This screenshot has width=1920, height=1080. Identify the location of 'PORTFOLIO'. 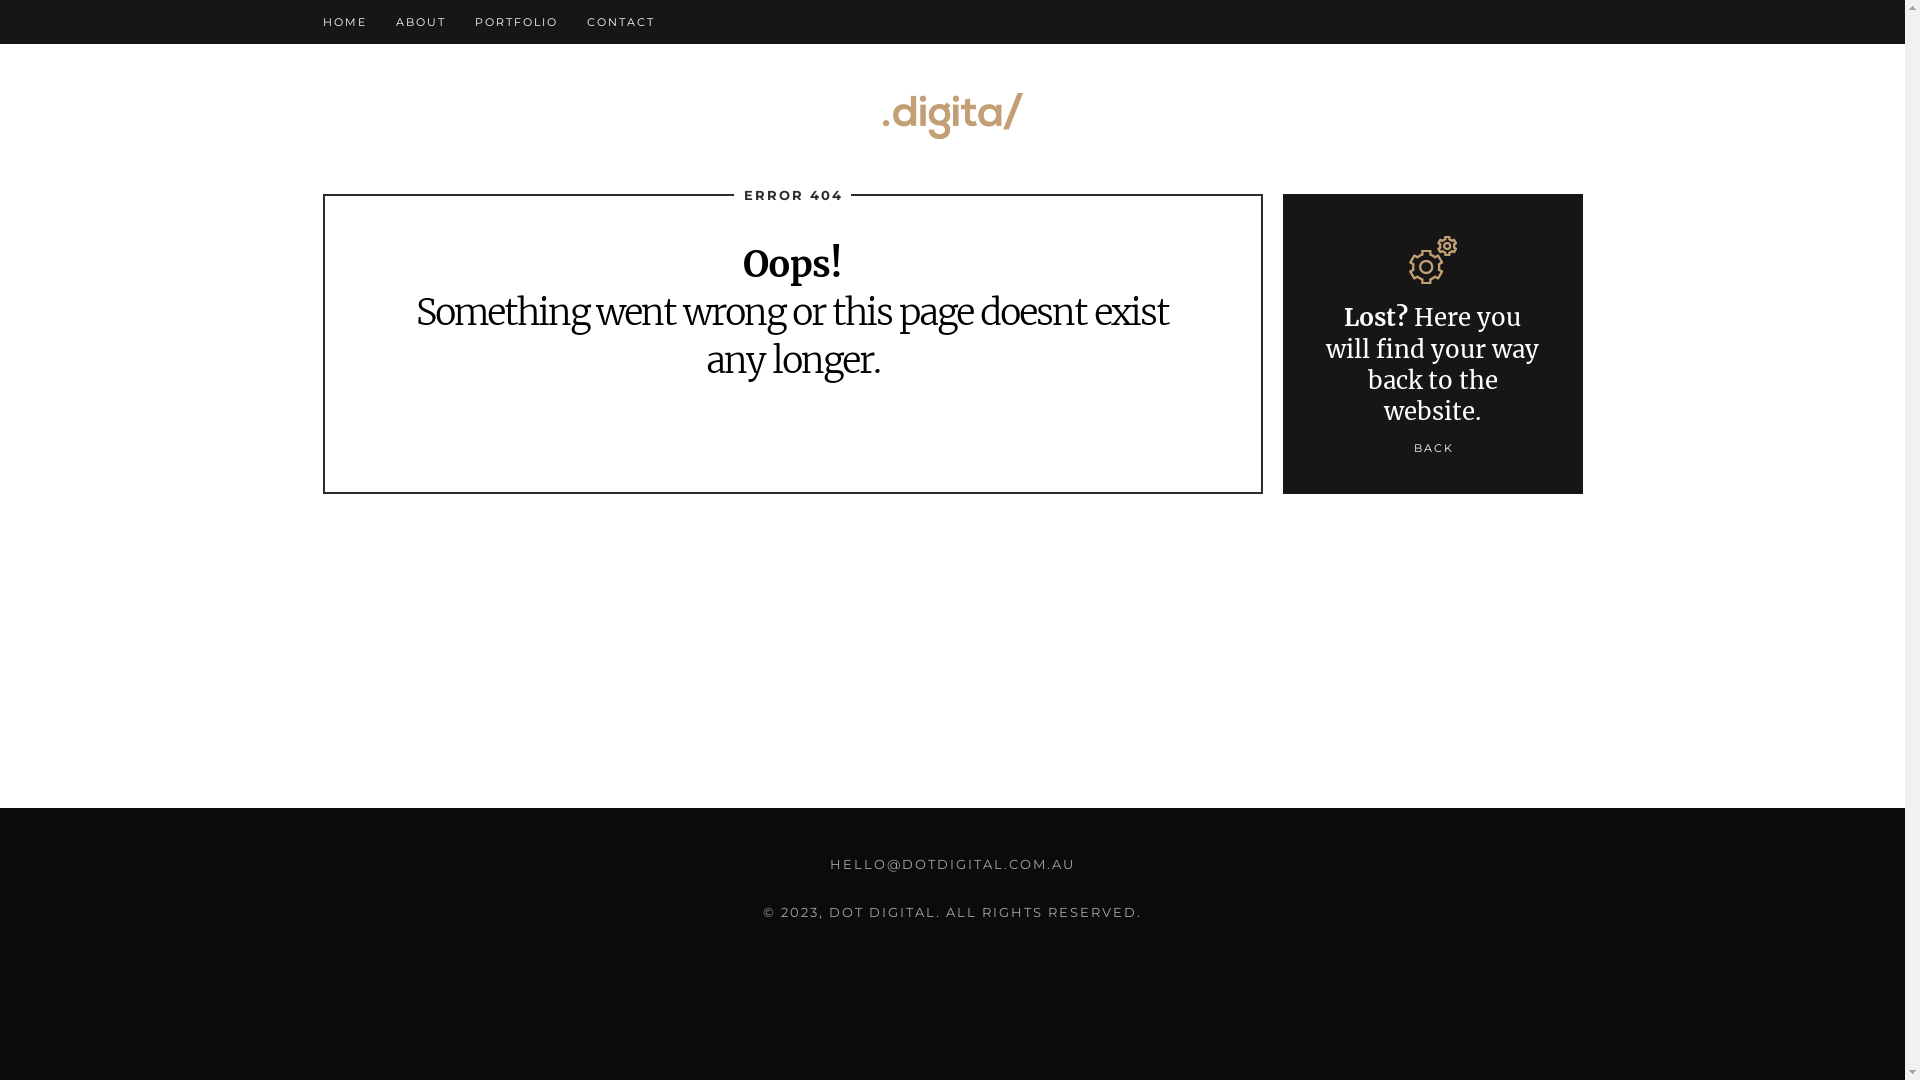
(473, 22).